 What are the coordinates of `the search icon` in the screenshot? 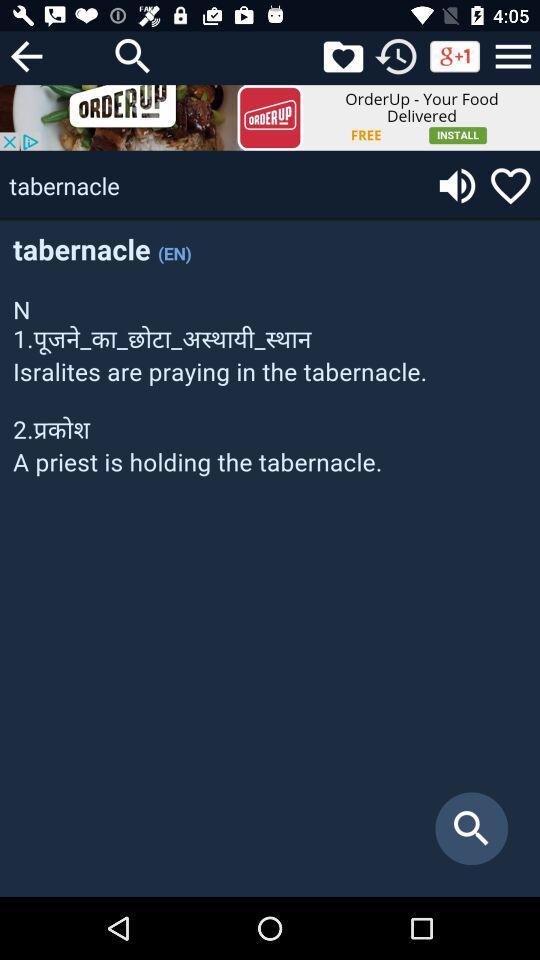 It's located at (133, 55).